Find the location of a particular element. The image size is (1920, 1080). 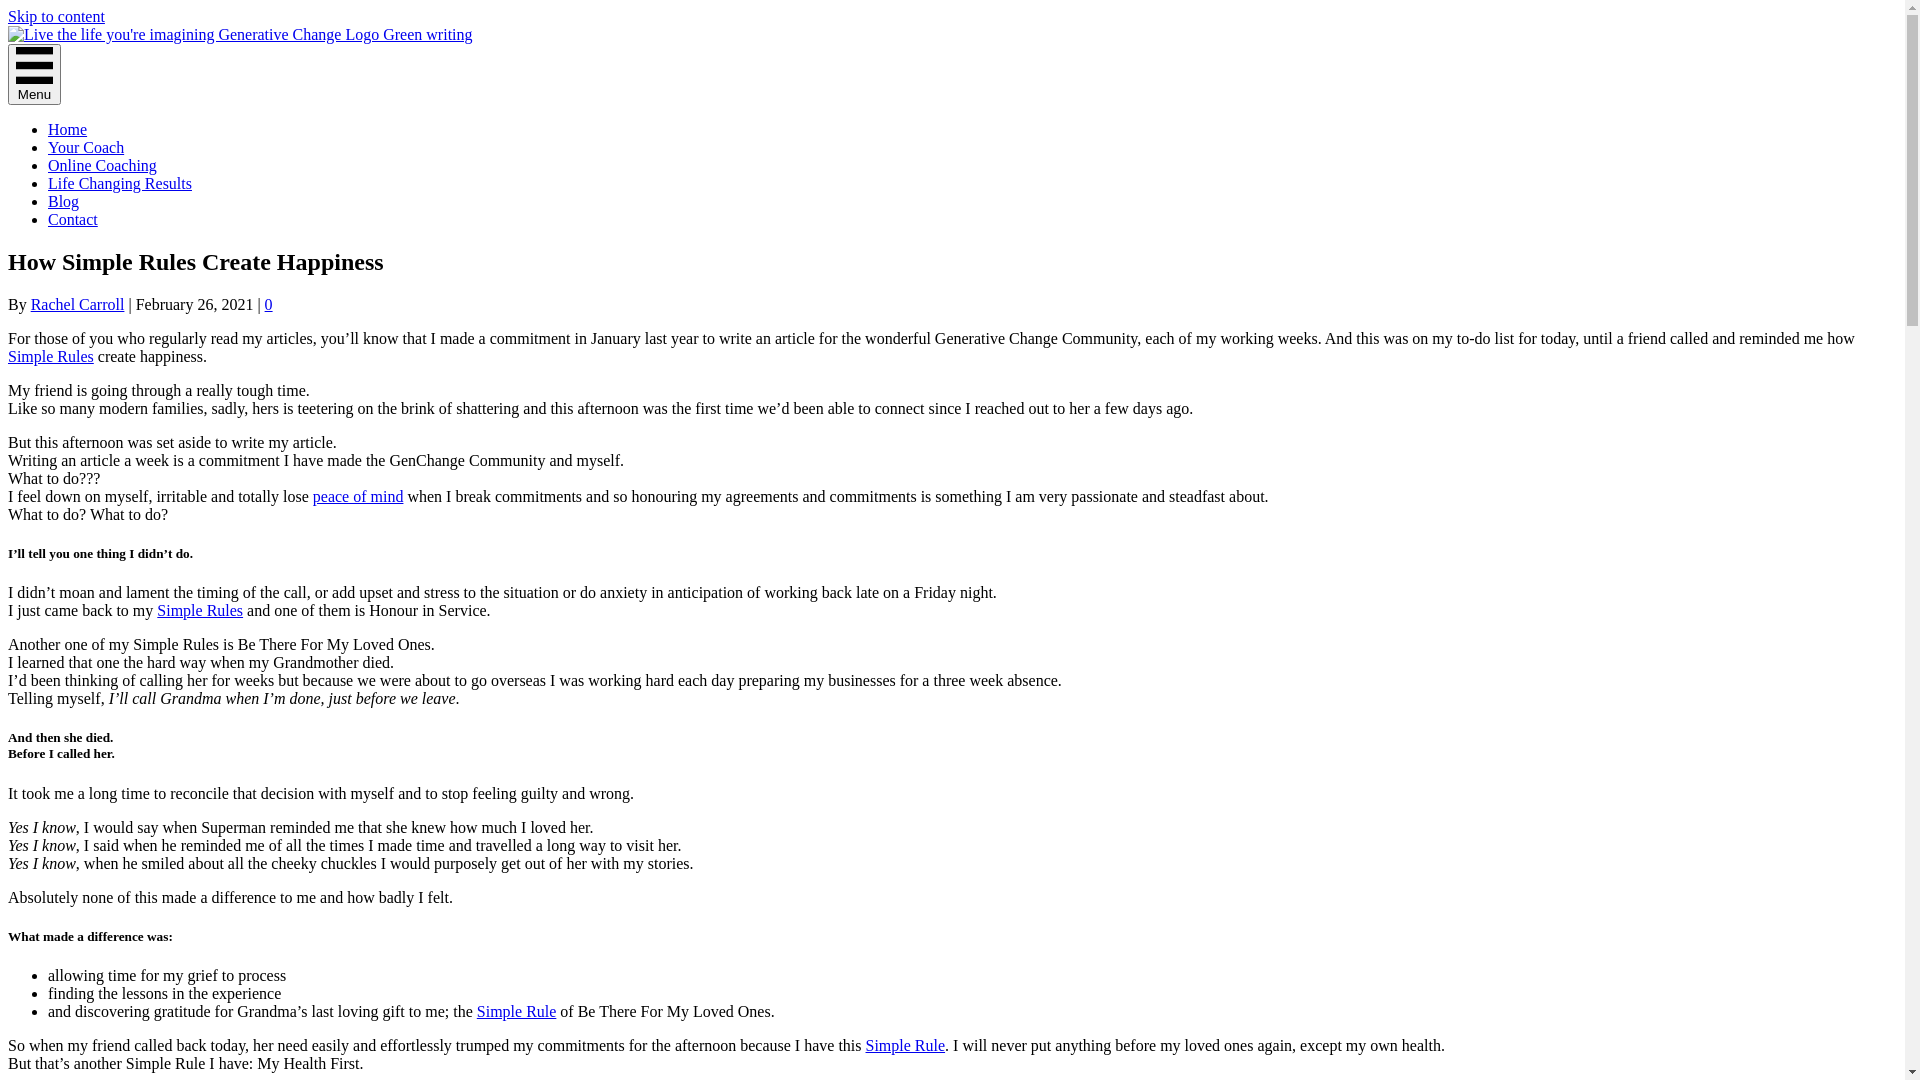

'Contact' is located at coordinates (72, 219).